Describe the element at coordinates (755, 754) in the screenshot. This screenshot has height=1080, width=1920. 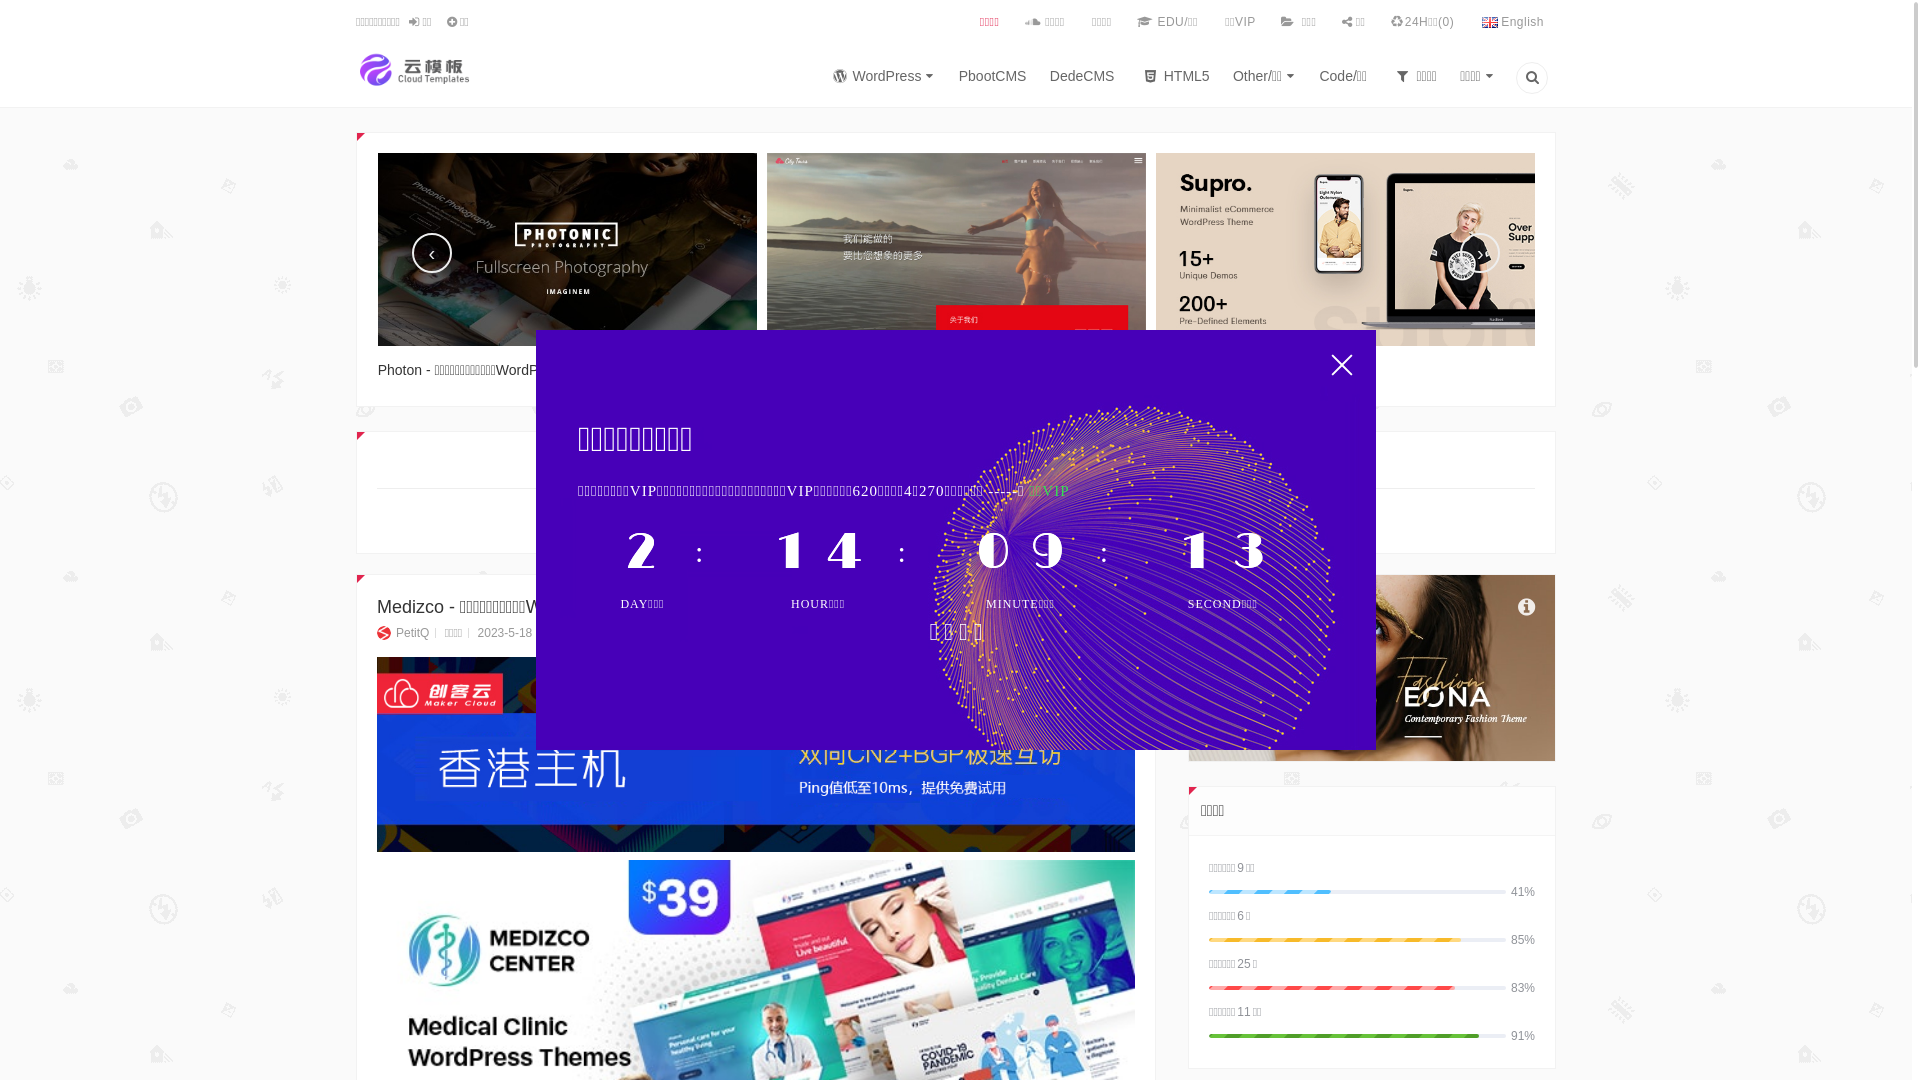
I see `'9.8'` at that location.